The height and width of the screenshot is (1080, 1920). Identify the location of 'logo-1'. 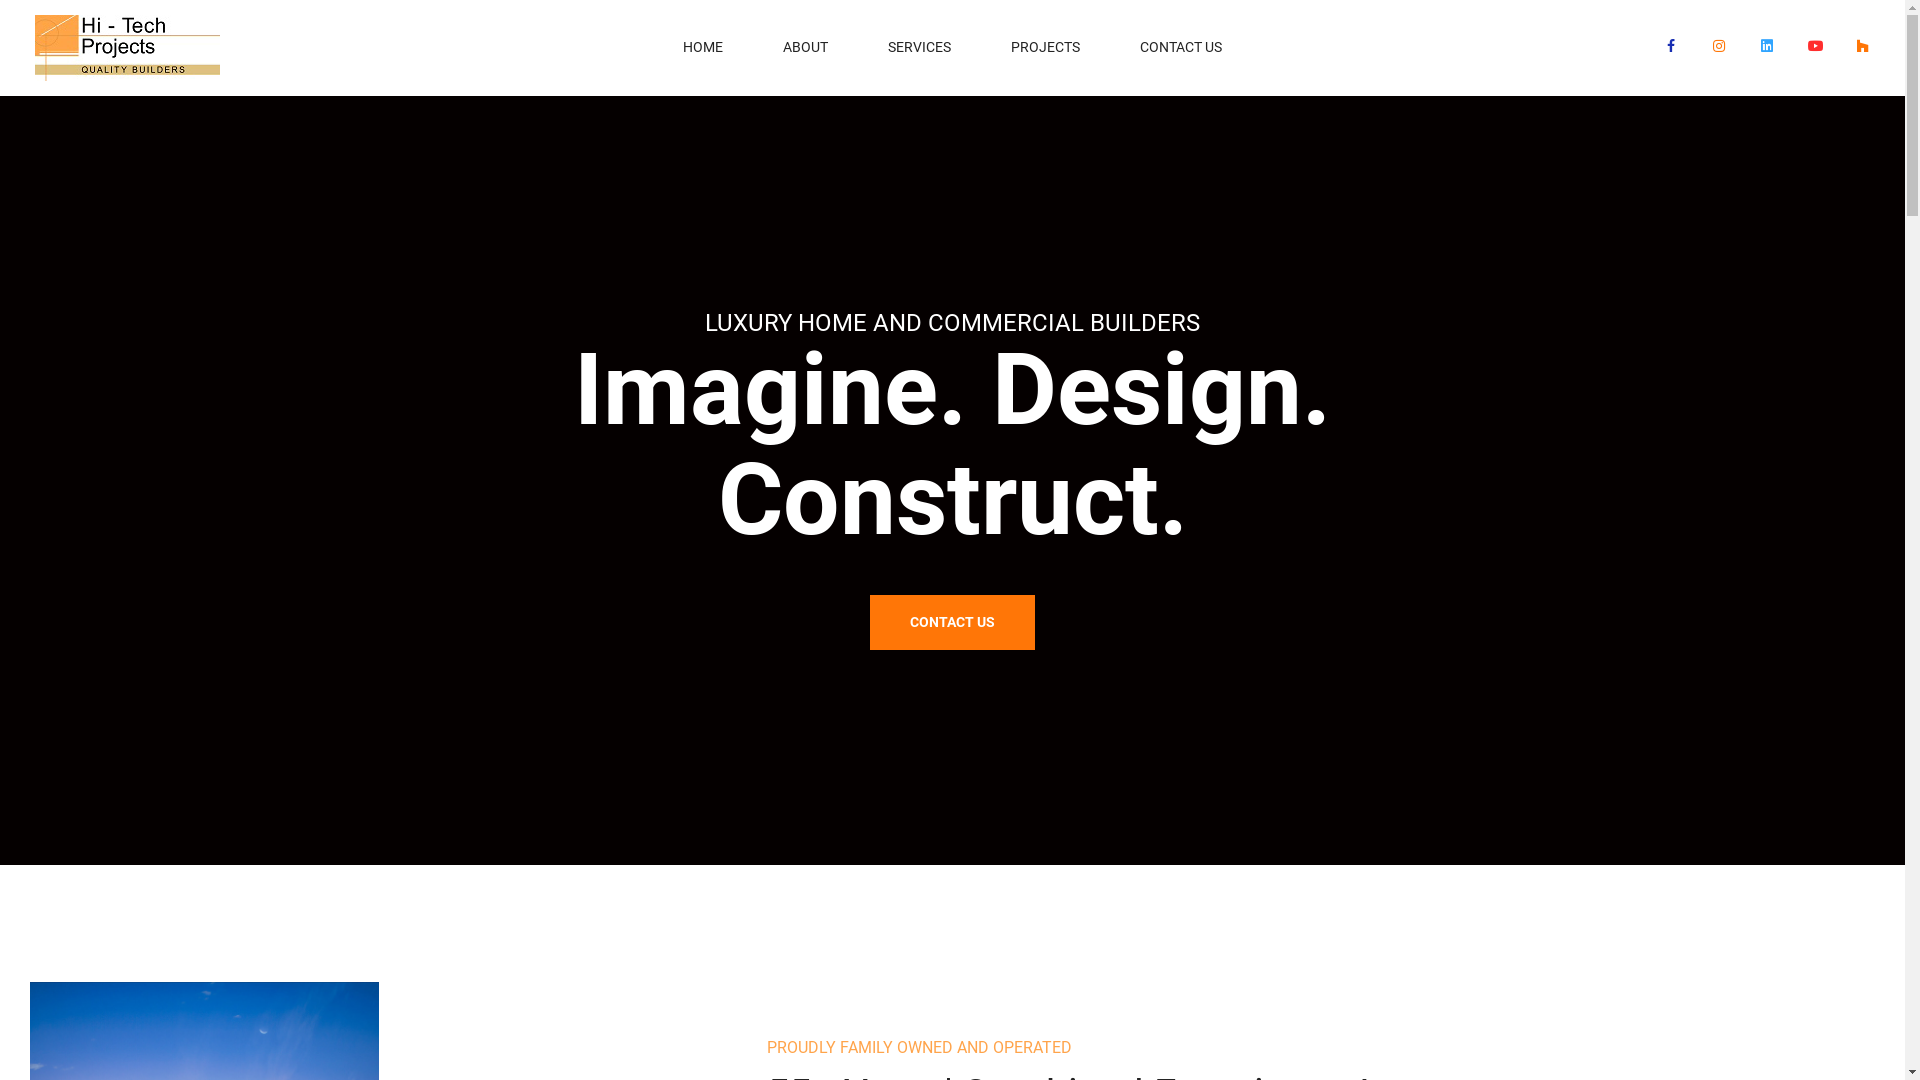
(126, 46).